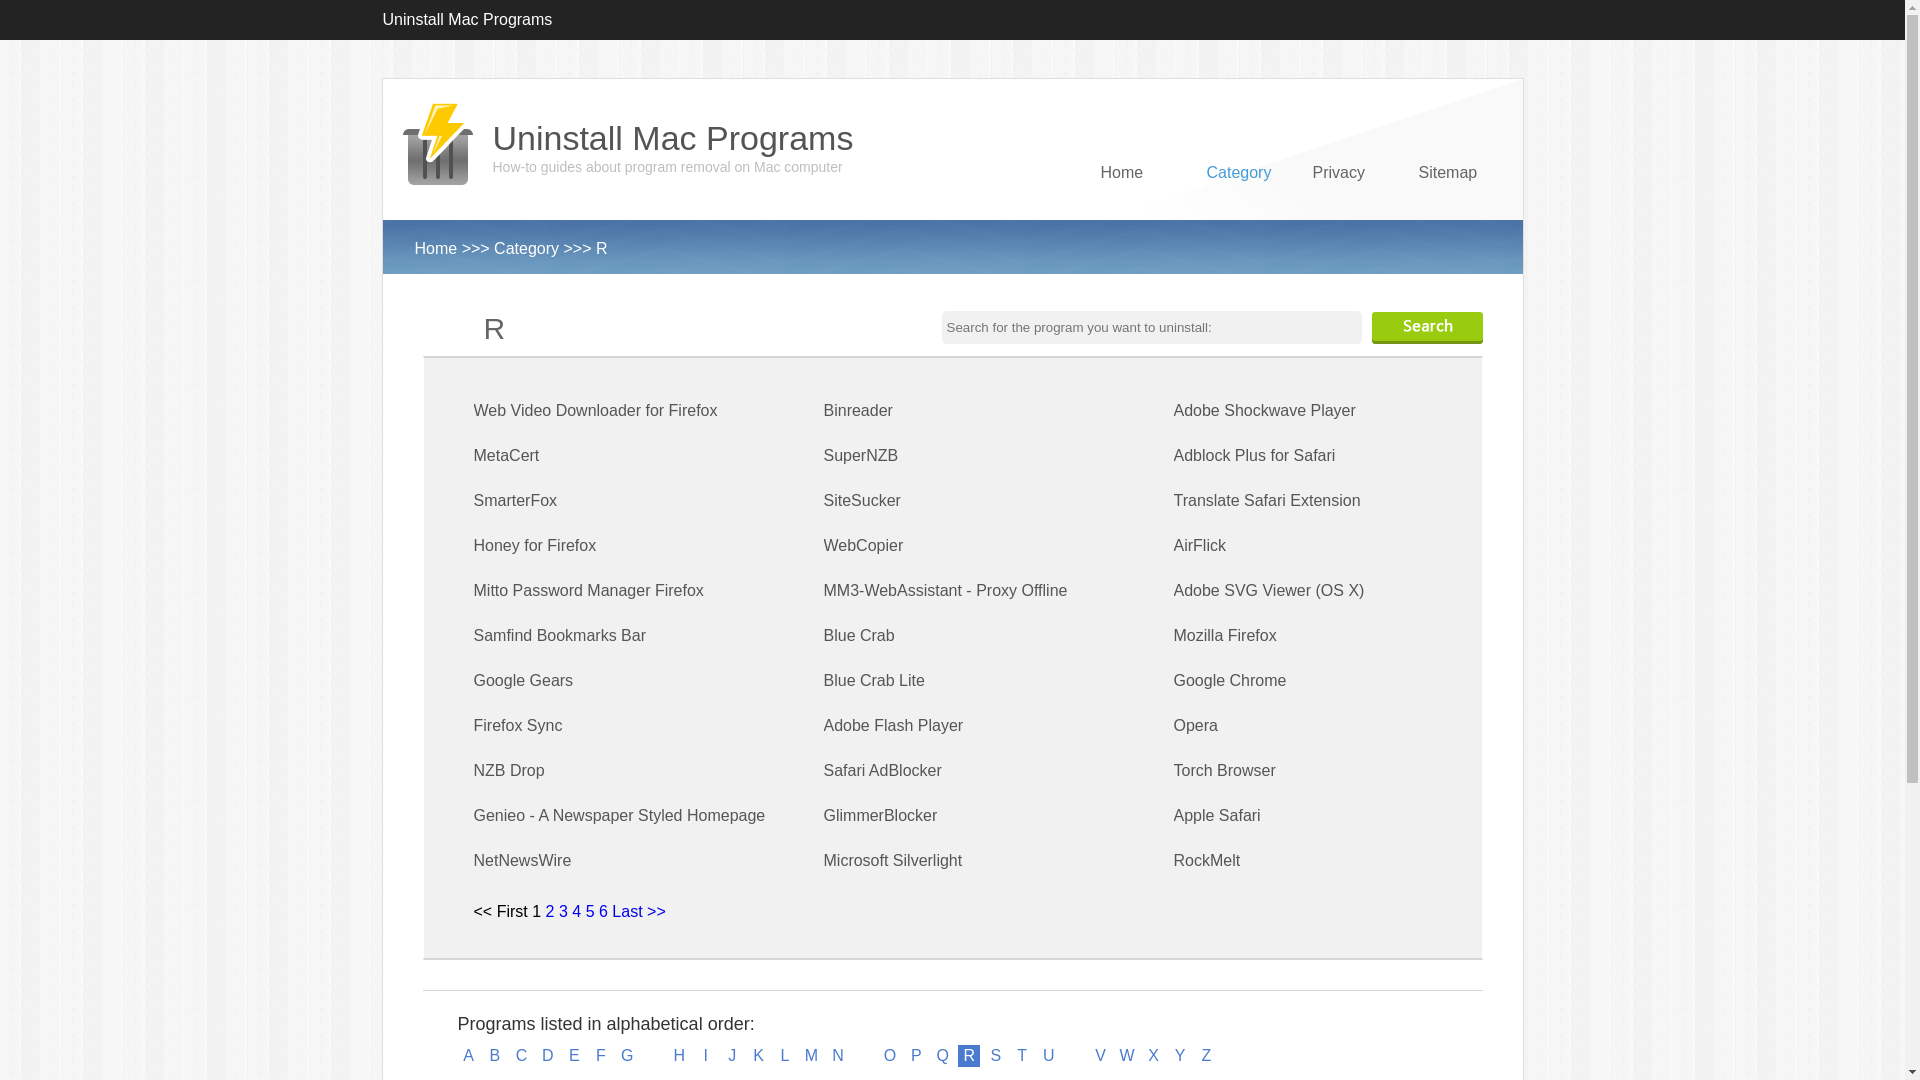  Describe the element at coordinates (892, 859) in the screenshot. I see `'Microsoft Silverlight'` at that location.